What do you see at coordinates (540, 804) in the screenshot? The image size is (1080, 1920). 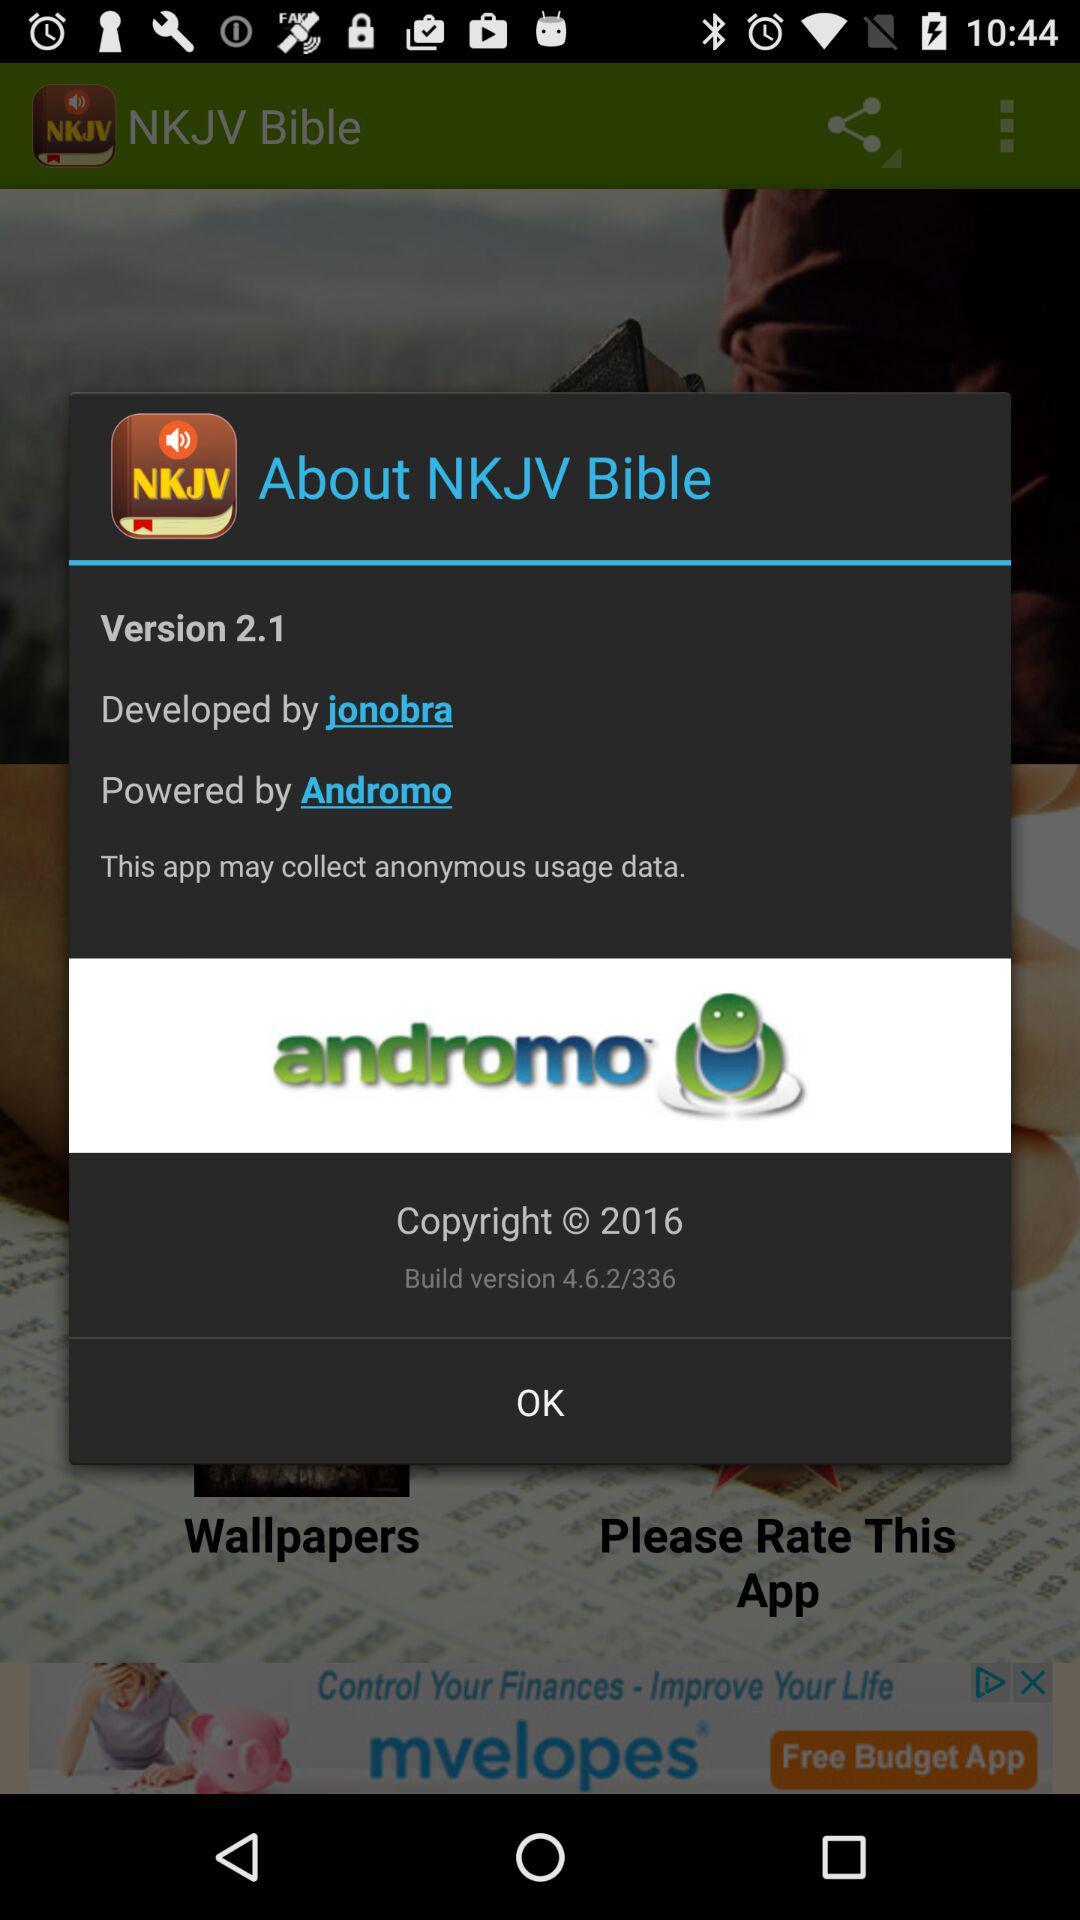 I see `the powered by andromo` at bounding box center [540, 804].